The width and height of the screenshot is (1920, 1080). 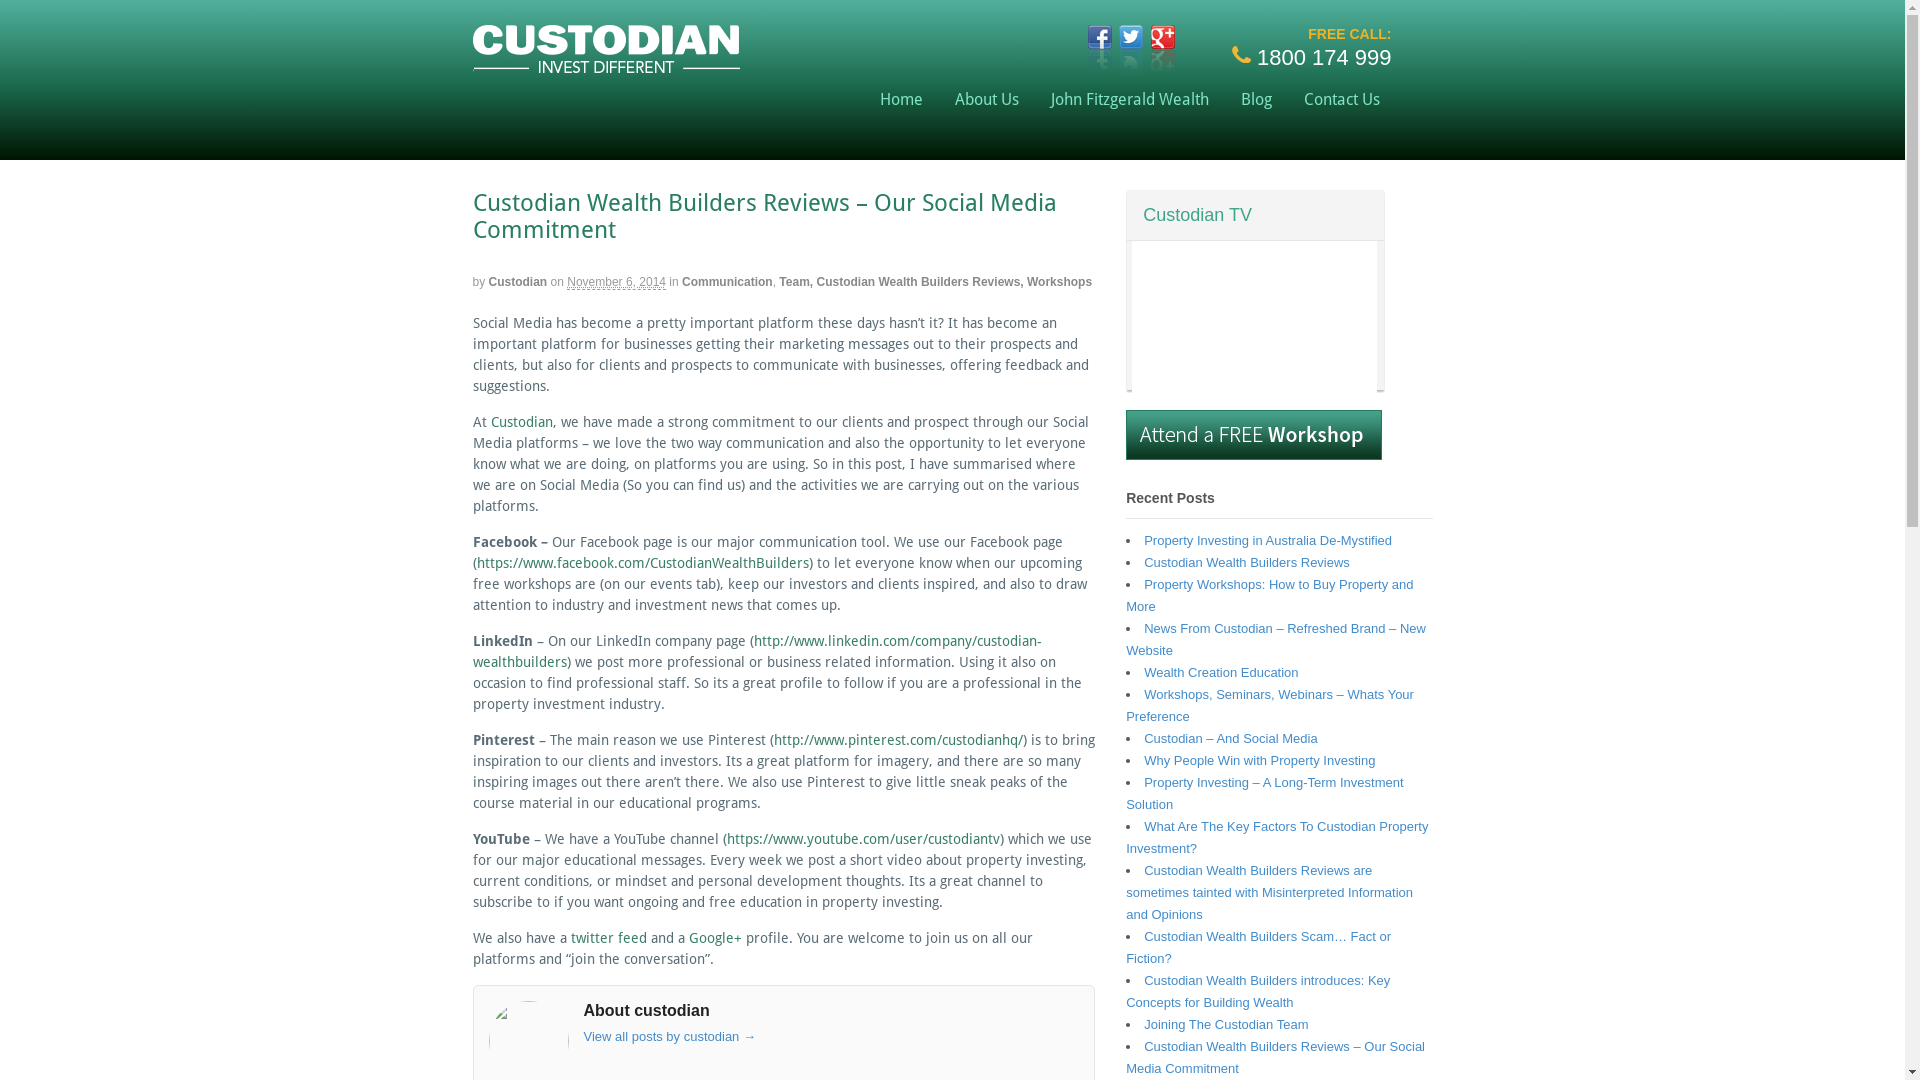 I want to click on 'Property Investing in Australia De-Mystified', so click(x=1266, y=540).